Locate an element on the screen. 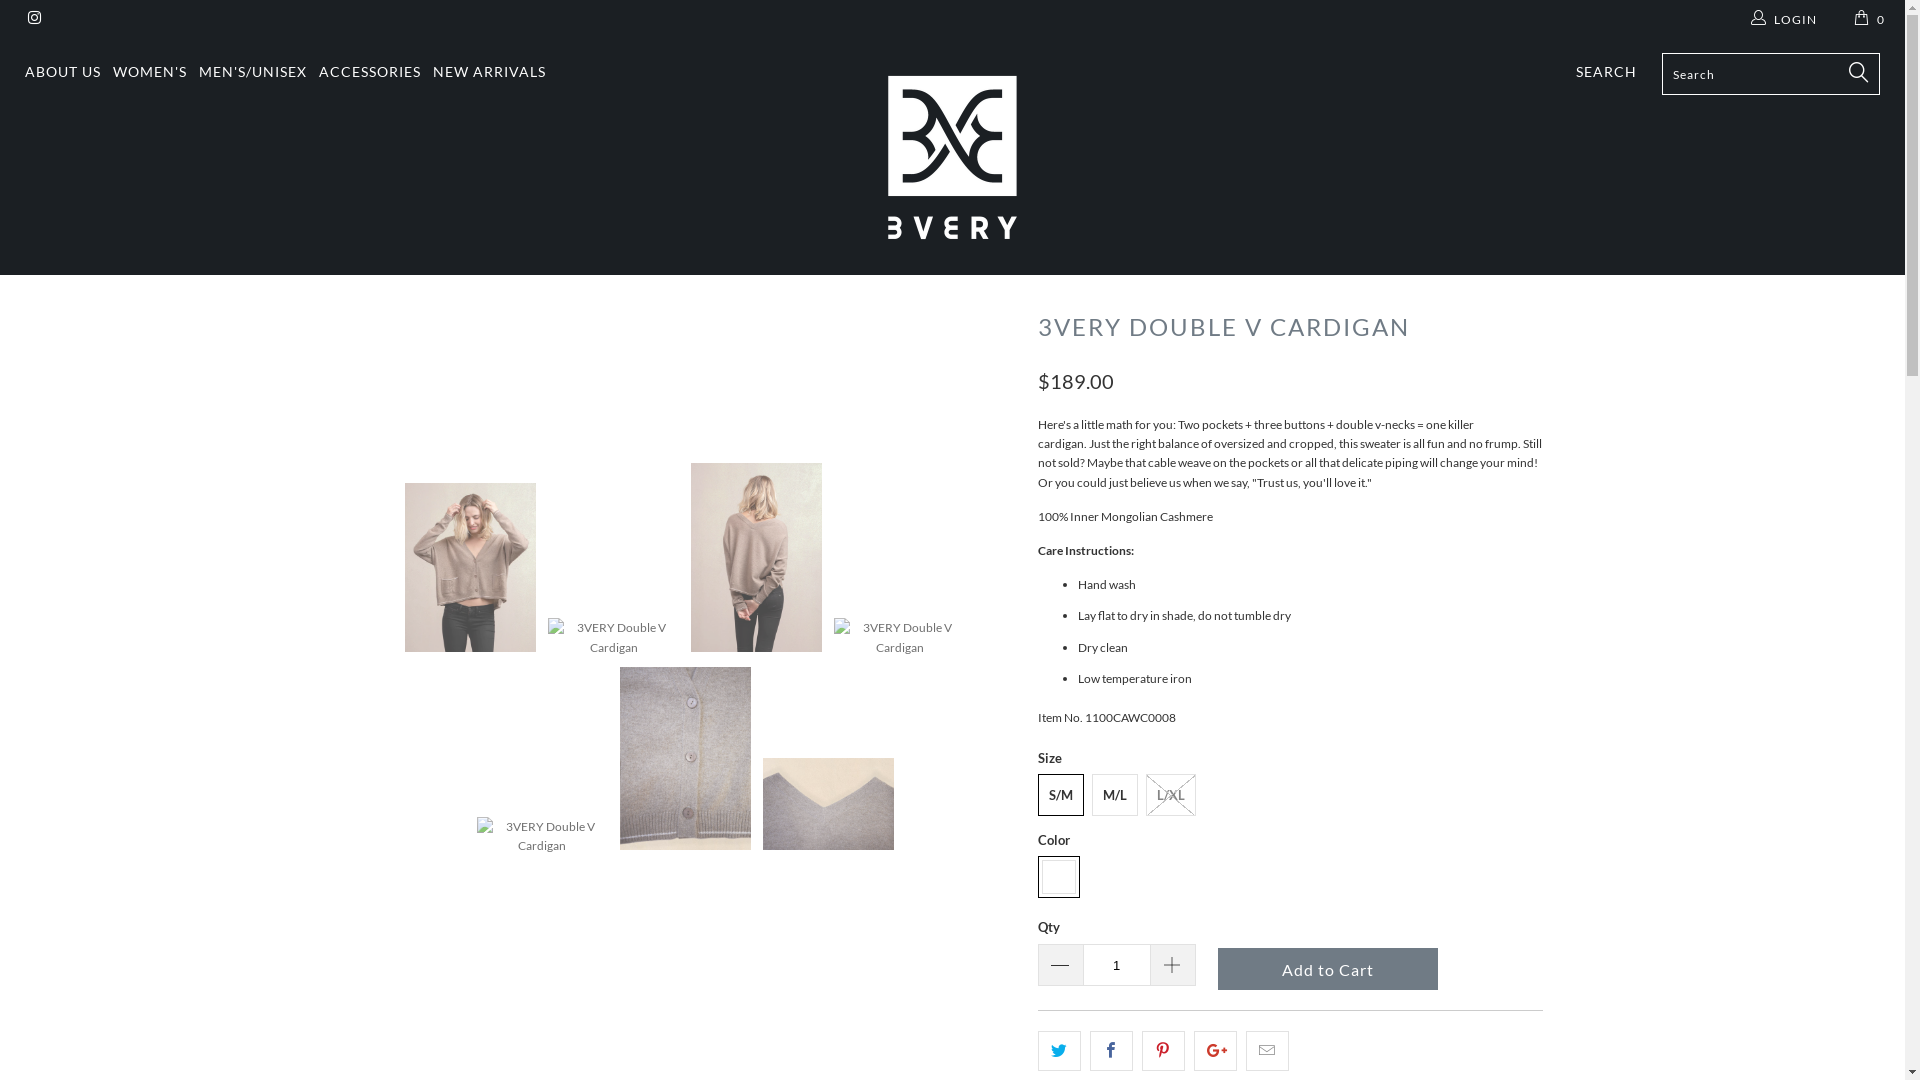 Image resolution: width=1920 pixels, height=1080 pixels. '3VERY' is located at coordinates (951, 156).